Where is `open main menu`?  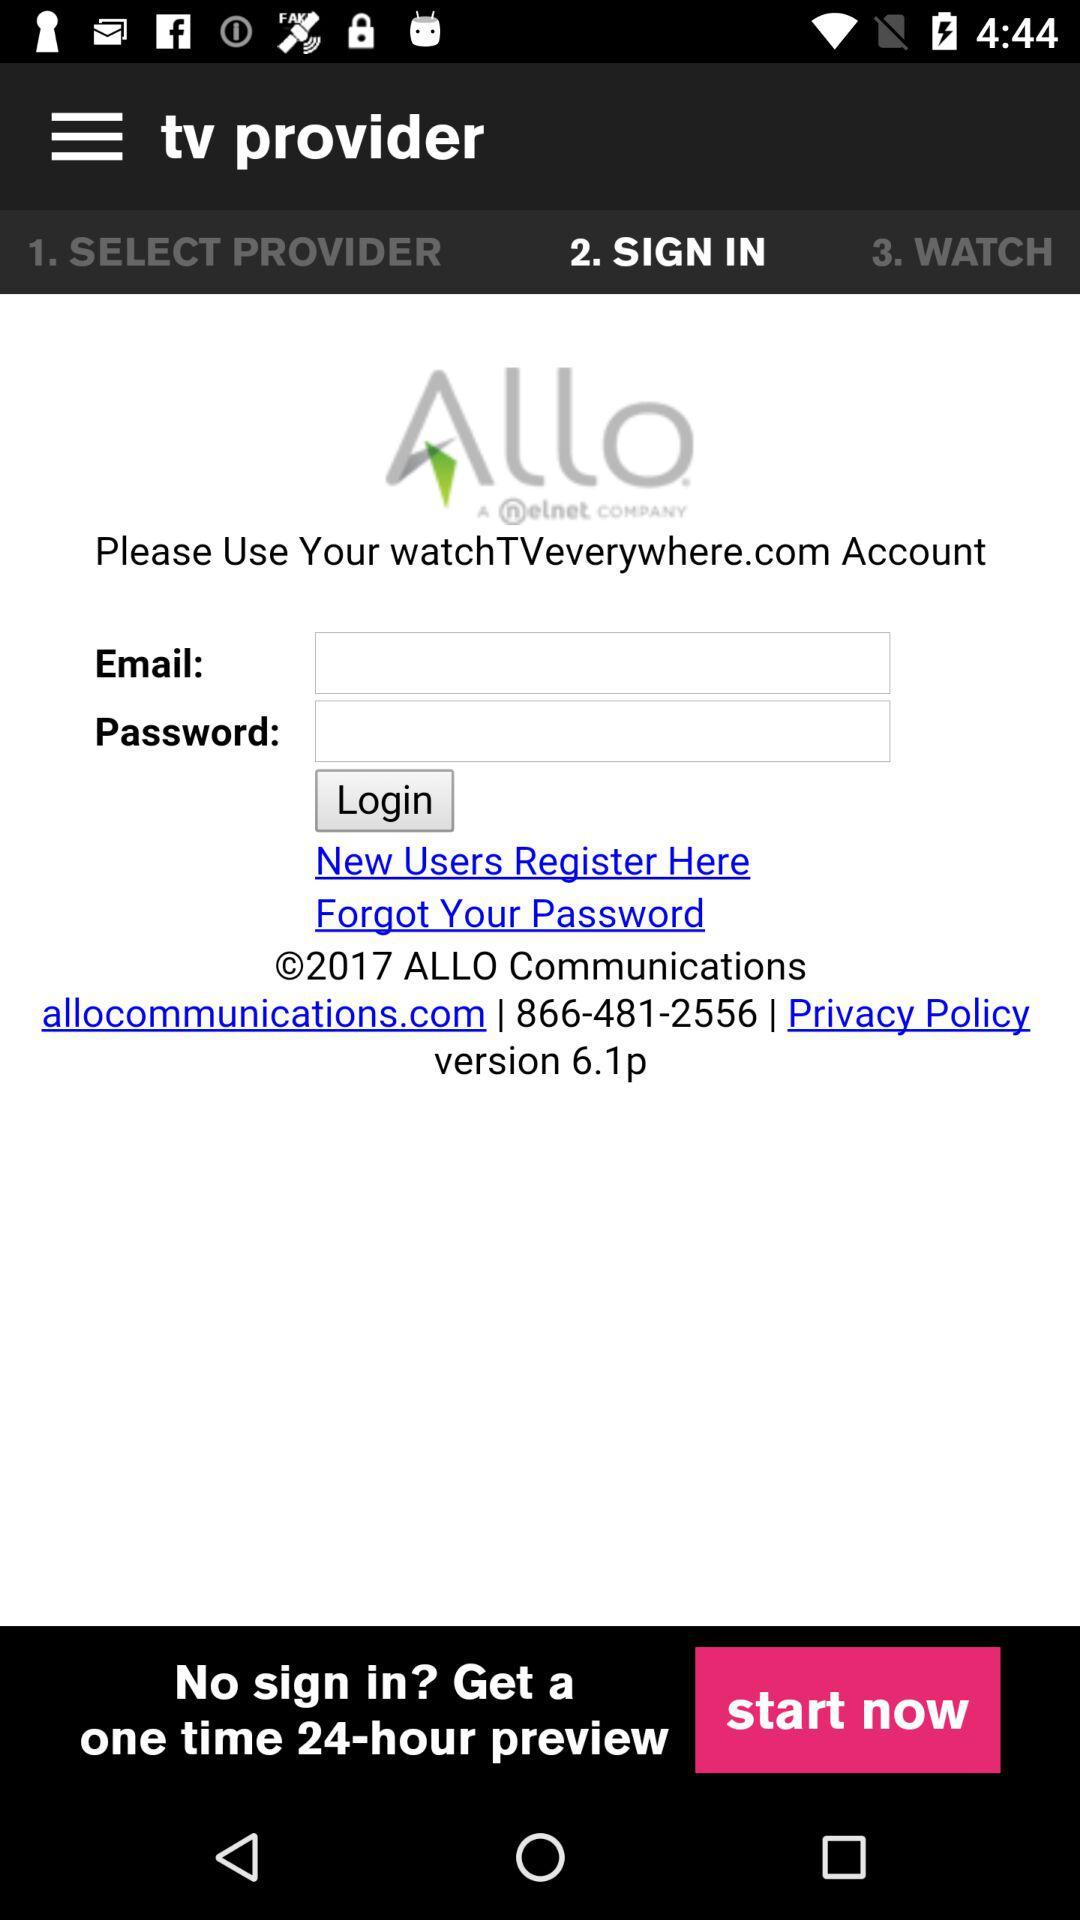
open main menu is located at coordinates (79, 135).